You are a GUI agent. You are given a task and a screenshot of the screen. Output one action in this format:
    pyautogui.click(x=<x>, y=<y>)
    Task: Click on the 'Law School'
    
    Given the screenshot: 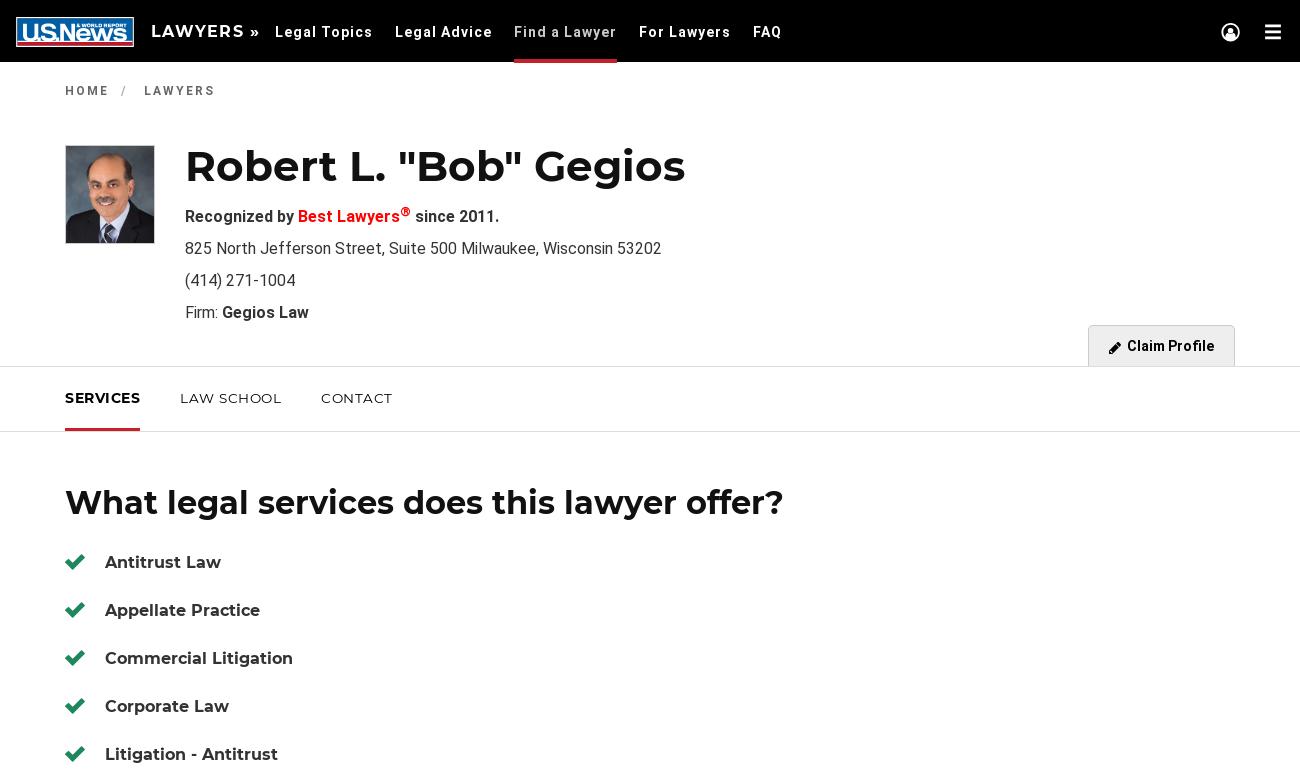 What is the action you would take?
    pyautogui.click(x=229, y=396)
    